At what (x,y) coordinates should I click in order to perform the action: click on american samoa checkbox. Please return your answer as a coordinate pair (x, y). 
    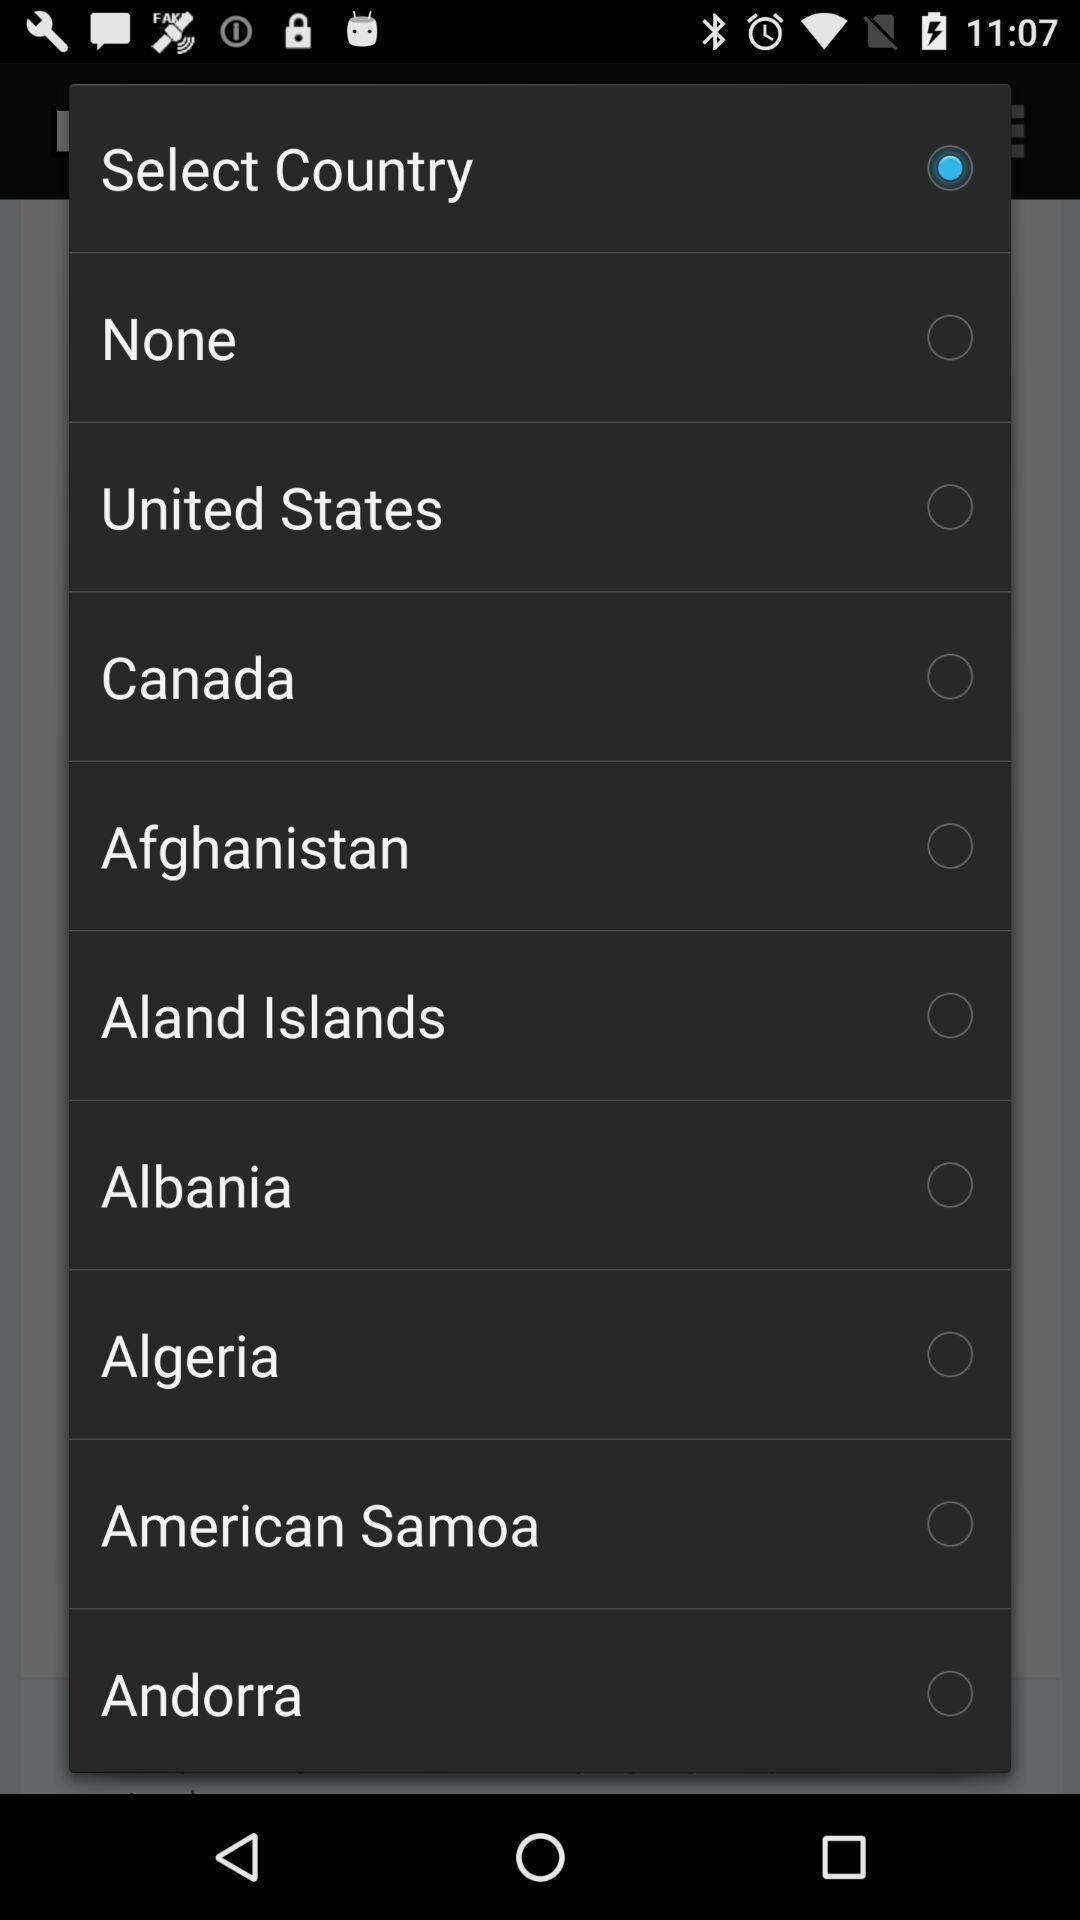
    Looking at the image, I should click on (540, 1522).